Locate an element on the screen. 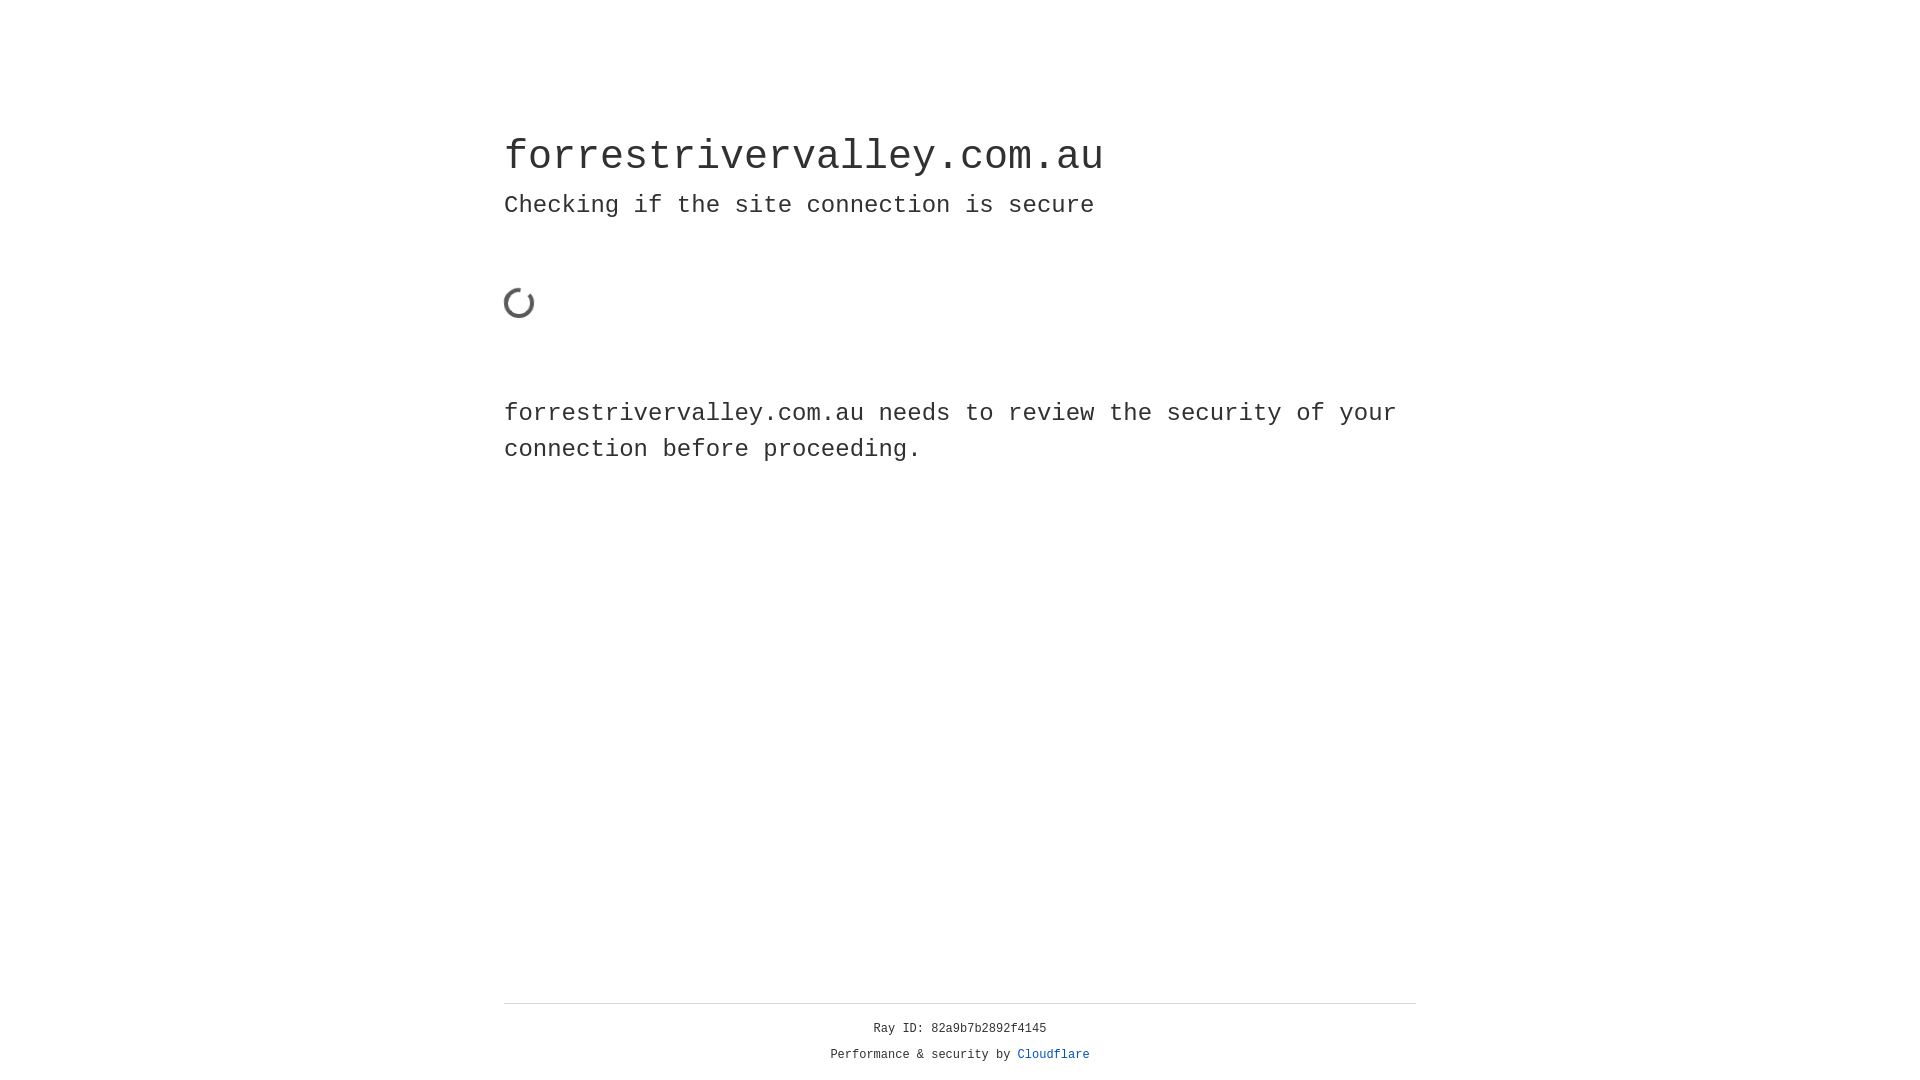 The image size is (1920, 1080). 'Cloudflare' is located at coordinates (1053, 1054).